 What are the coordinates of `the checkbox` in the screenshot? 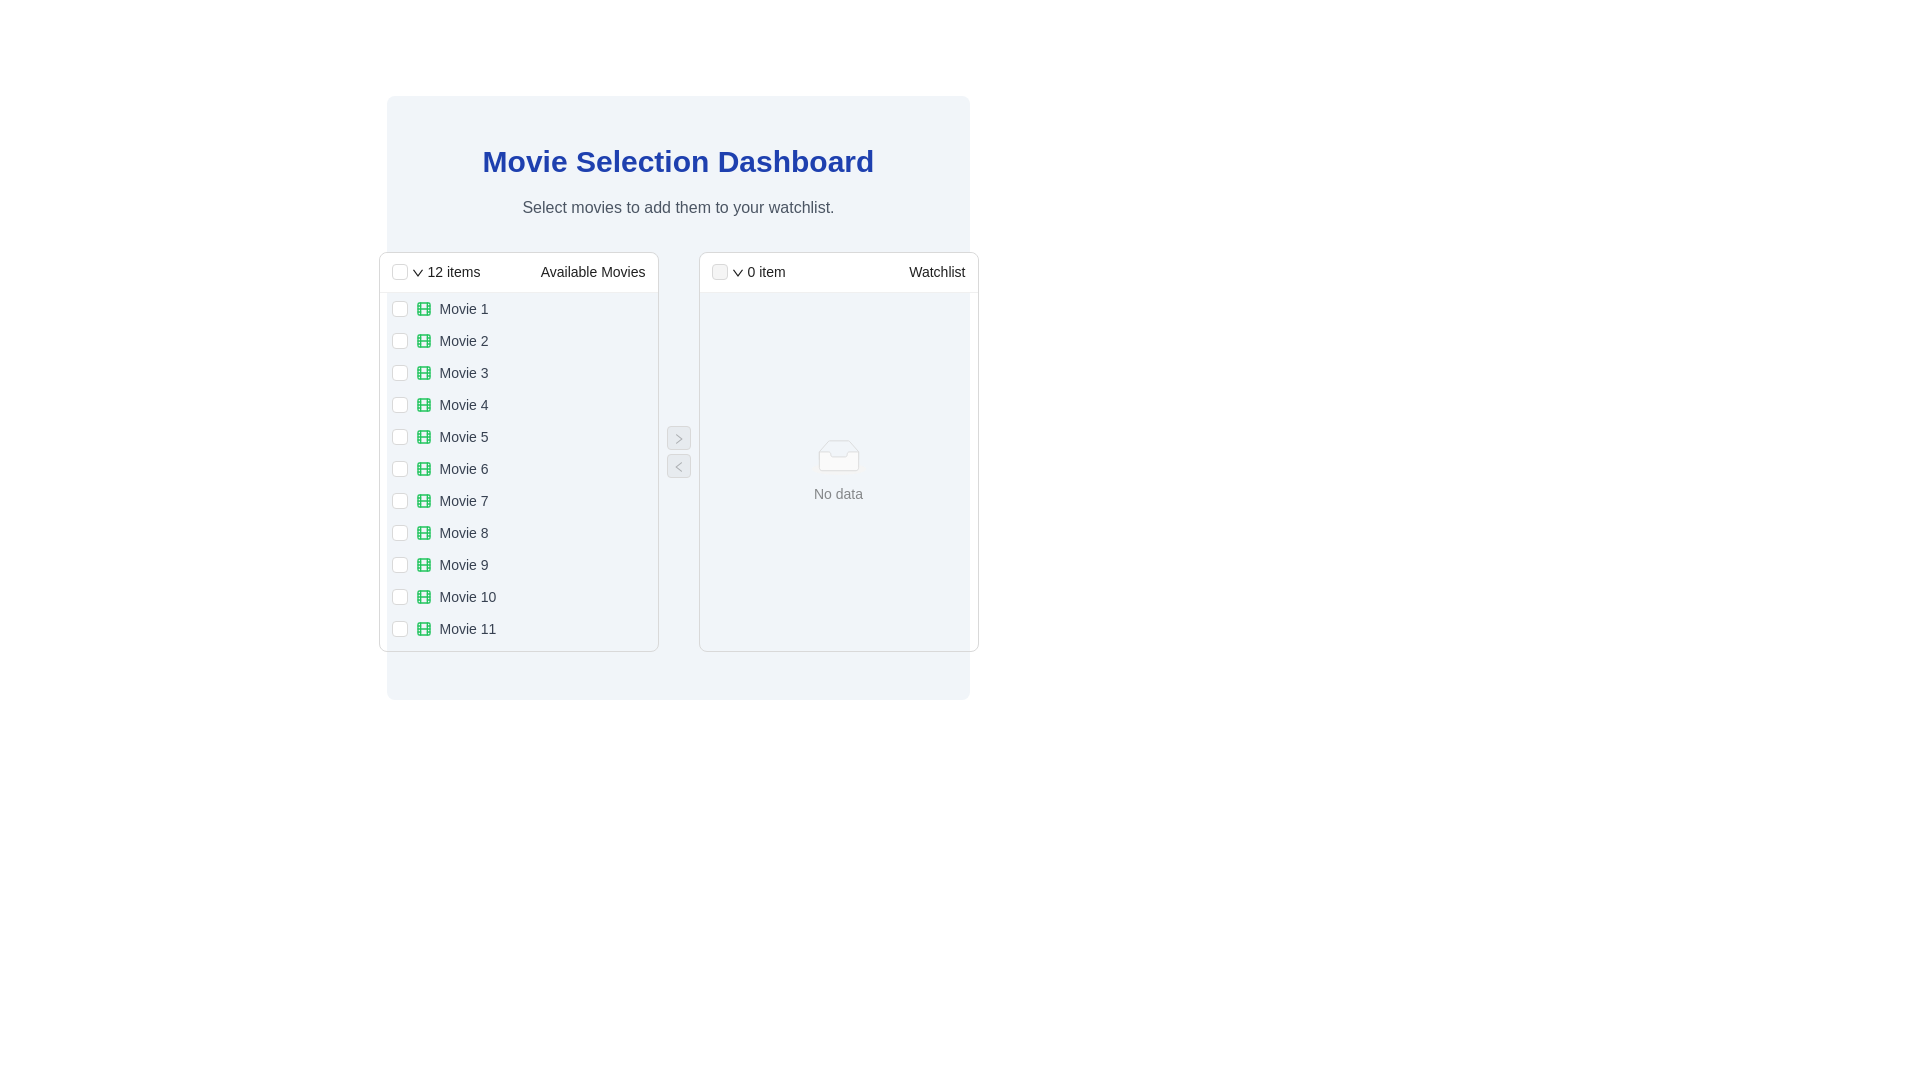 It's located at (399, 405).